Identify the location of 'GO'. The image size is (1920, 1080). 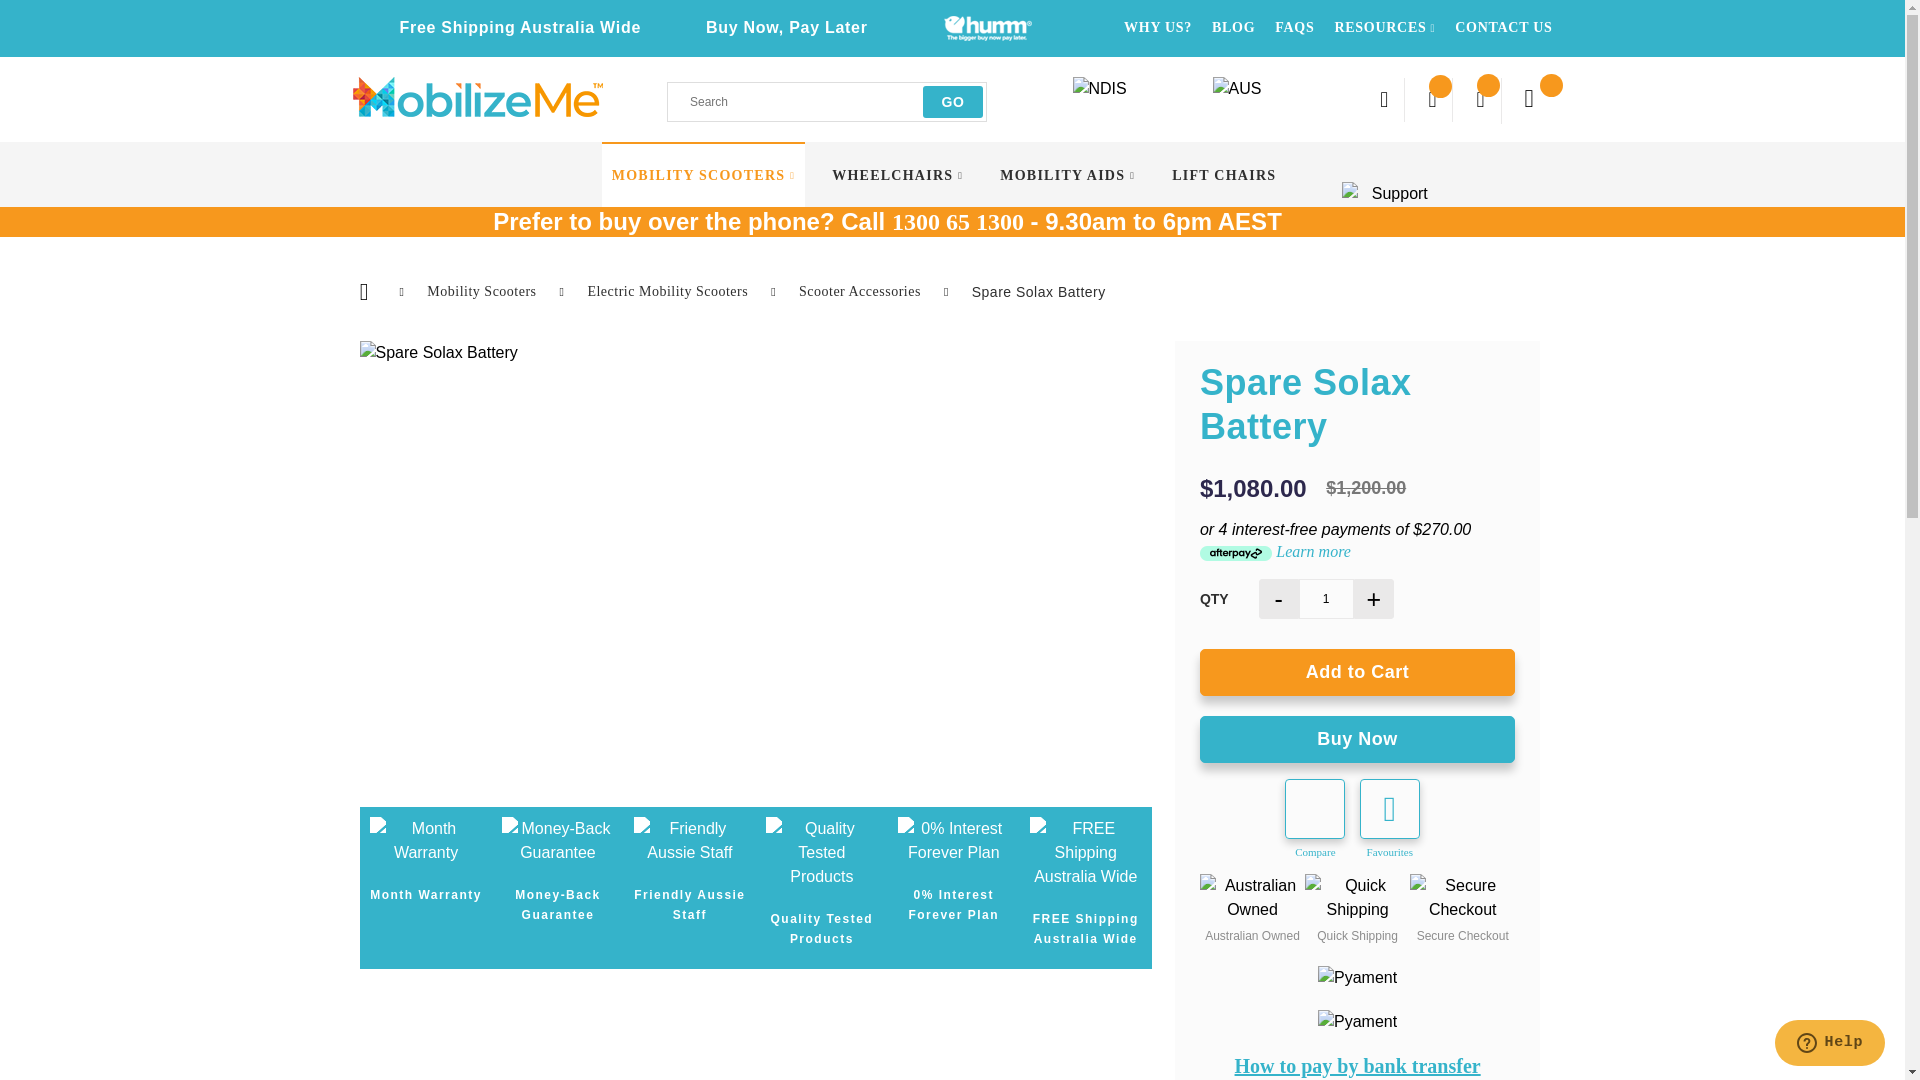
(952, 101).